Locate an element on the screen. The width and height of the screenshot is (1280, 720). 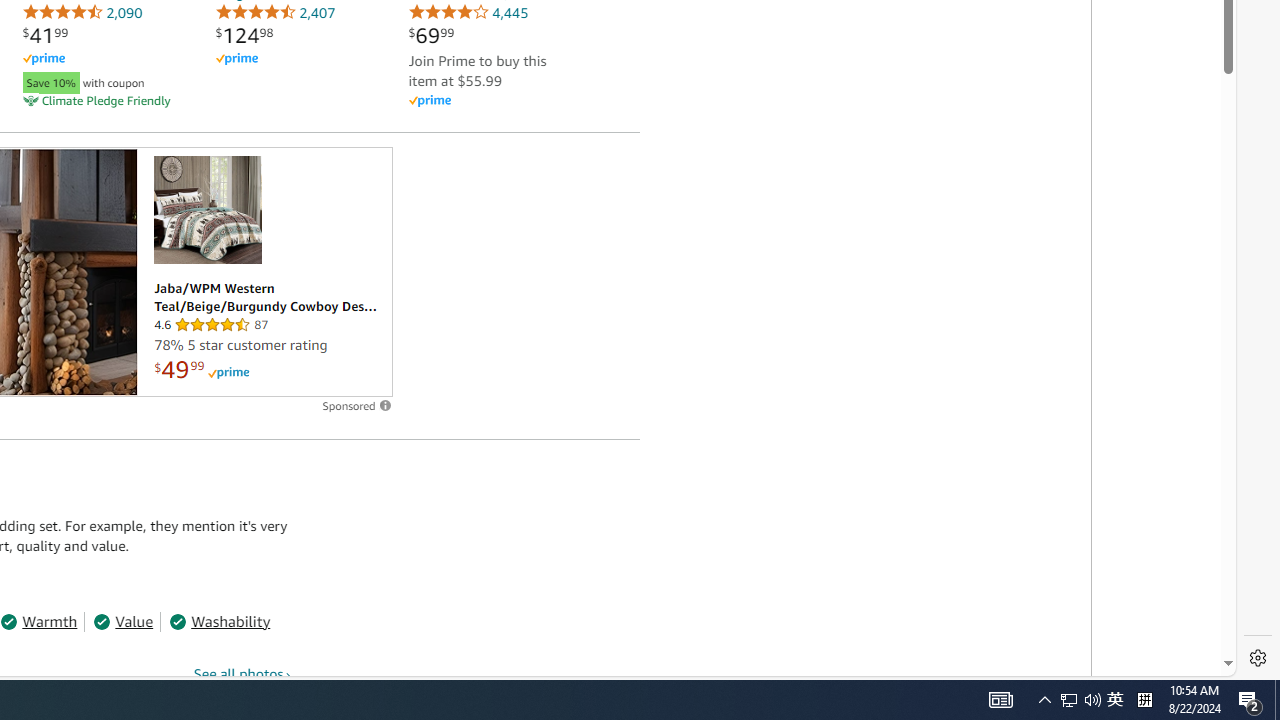
'Washability' is located at coordinates (220, 620).